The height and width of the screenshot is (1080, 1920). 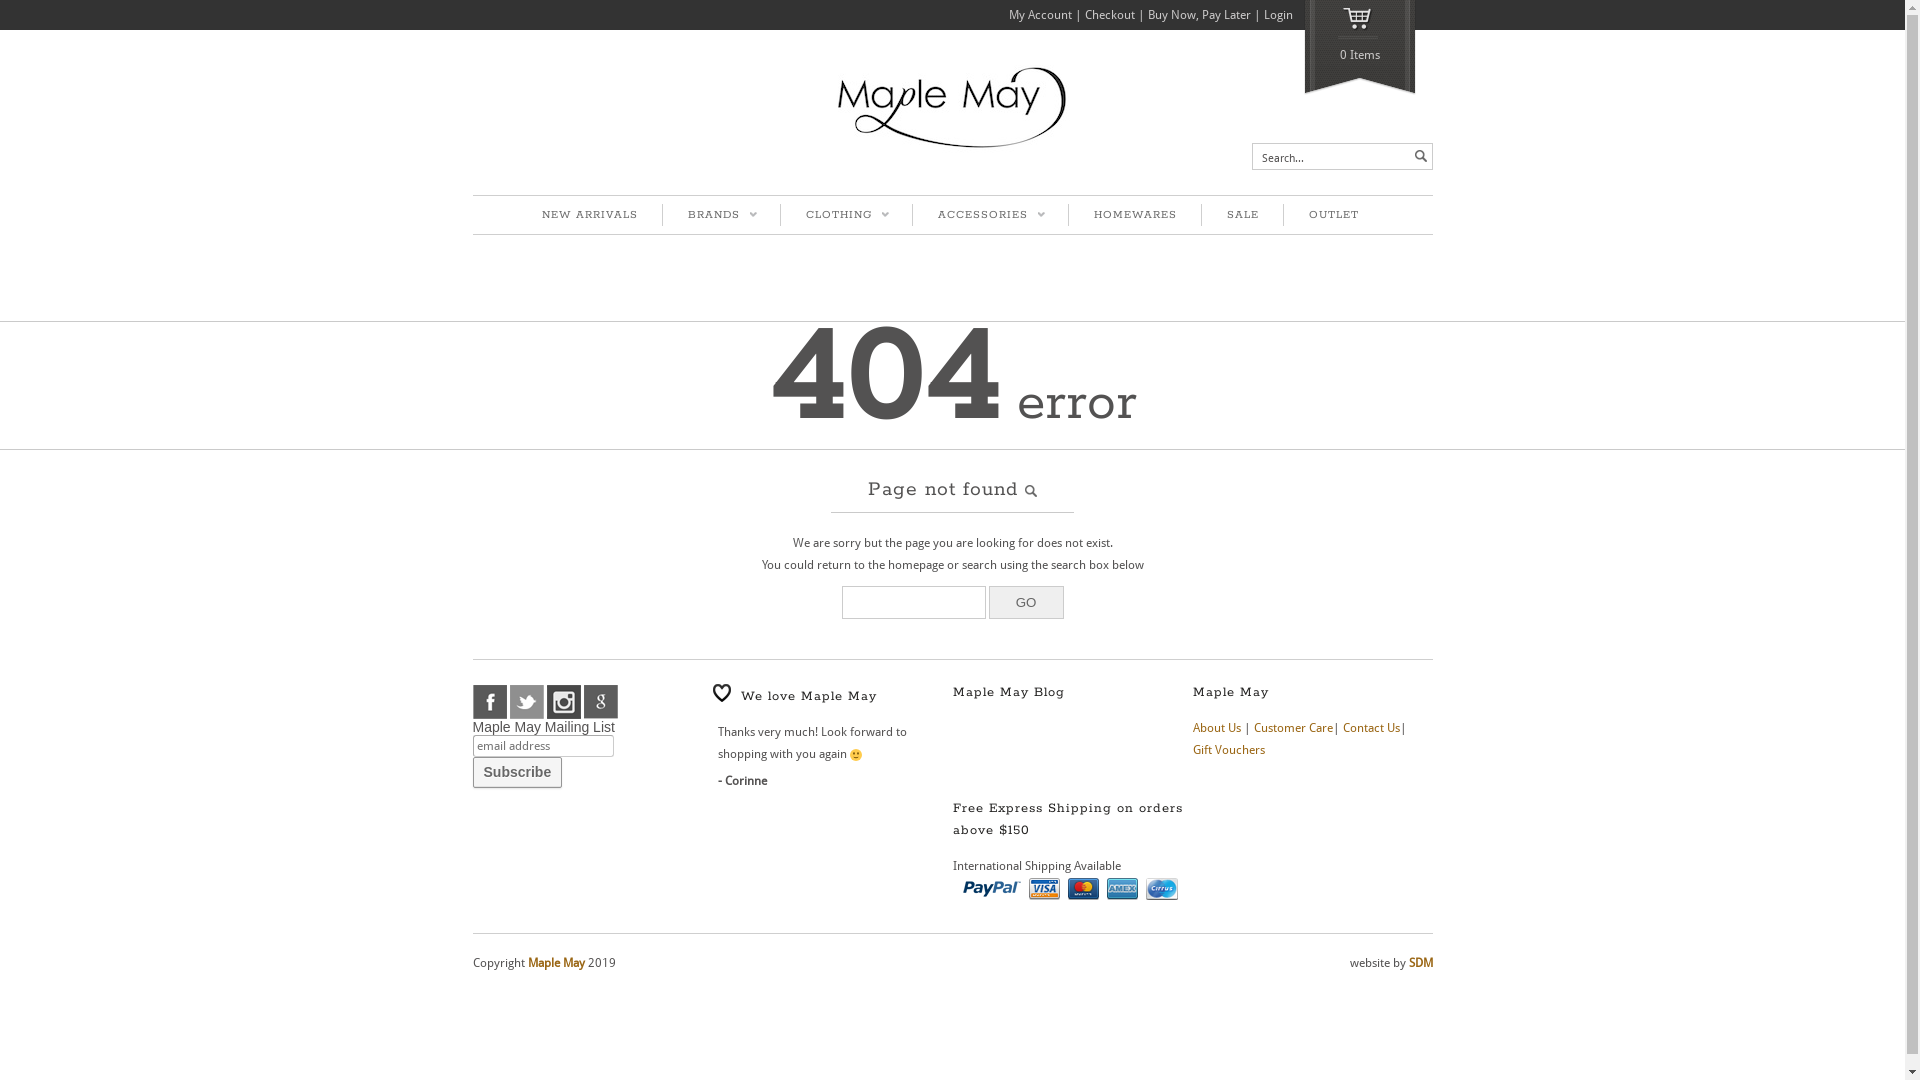 I want to click on 'Customer Care', so click(x=1293, y=728).